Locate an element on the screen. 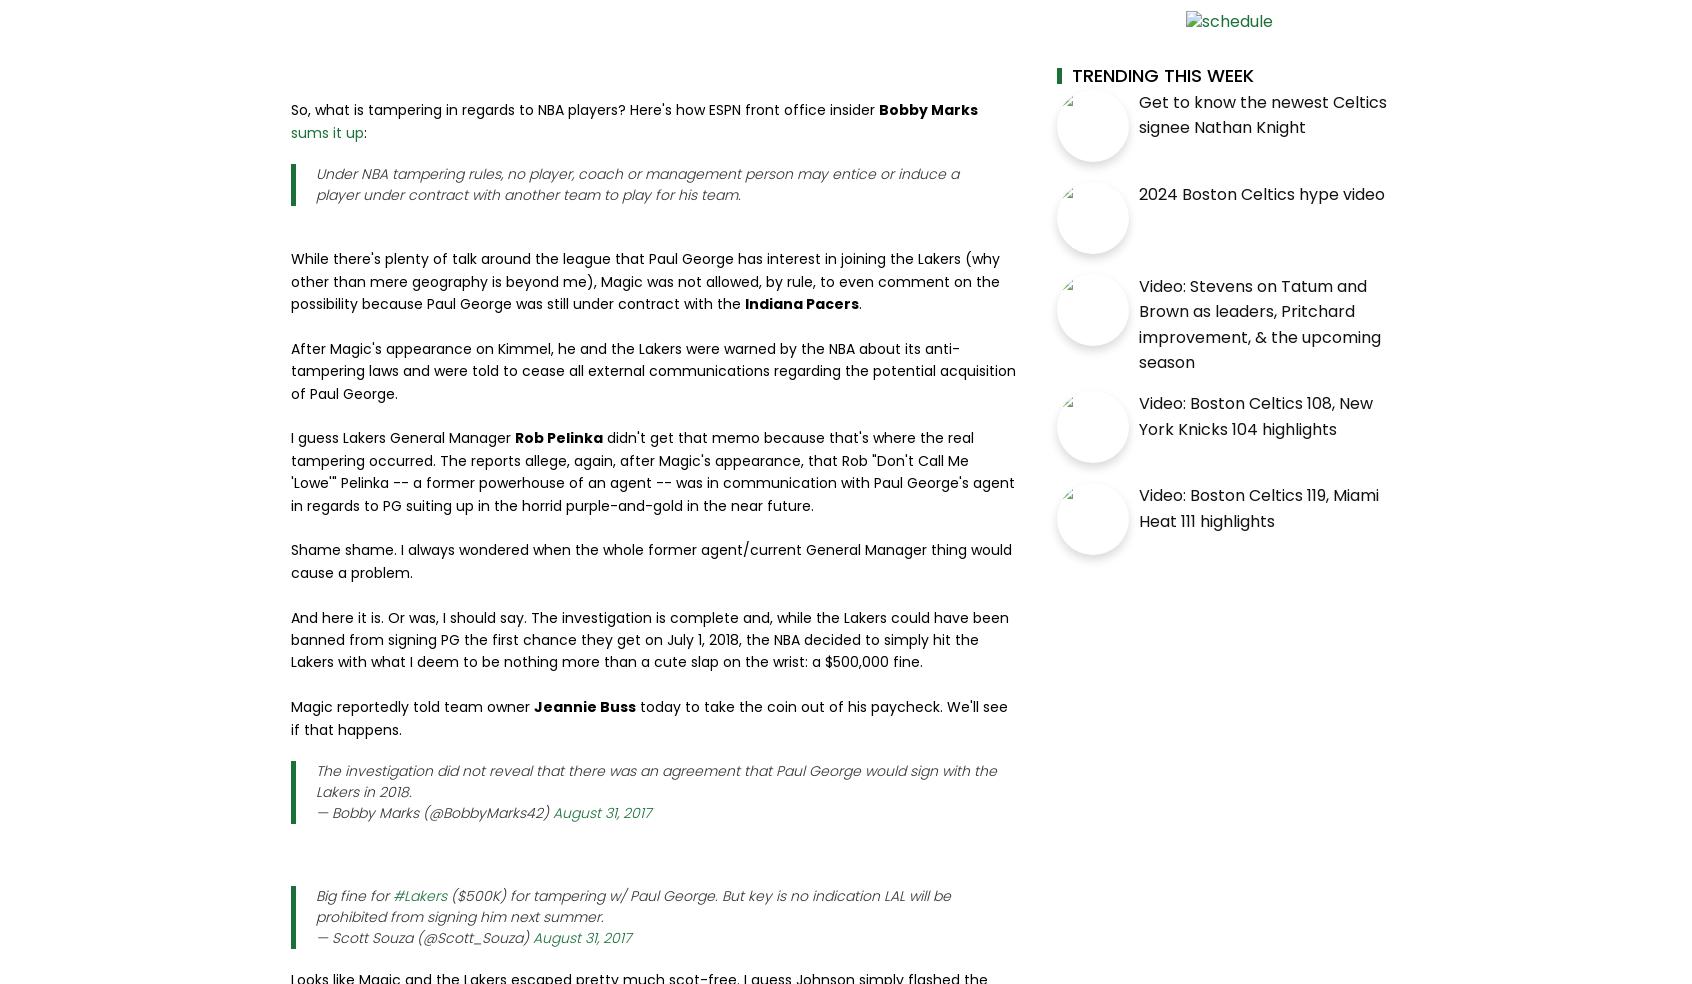  'today to take the coin out of his paycheck. We'll see if that happens.' is located at coordinates (649, 718).